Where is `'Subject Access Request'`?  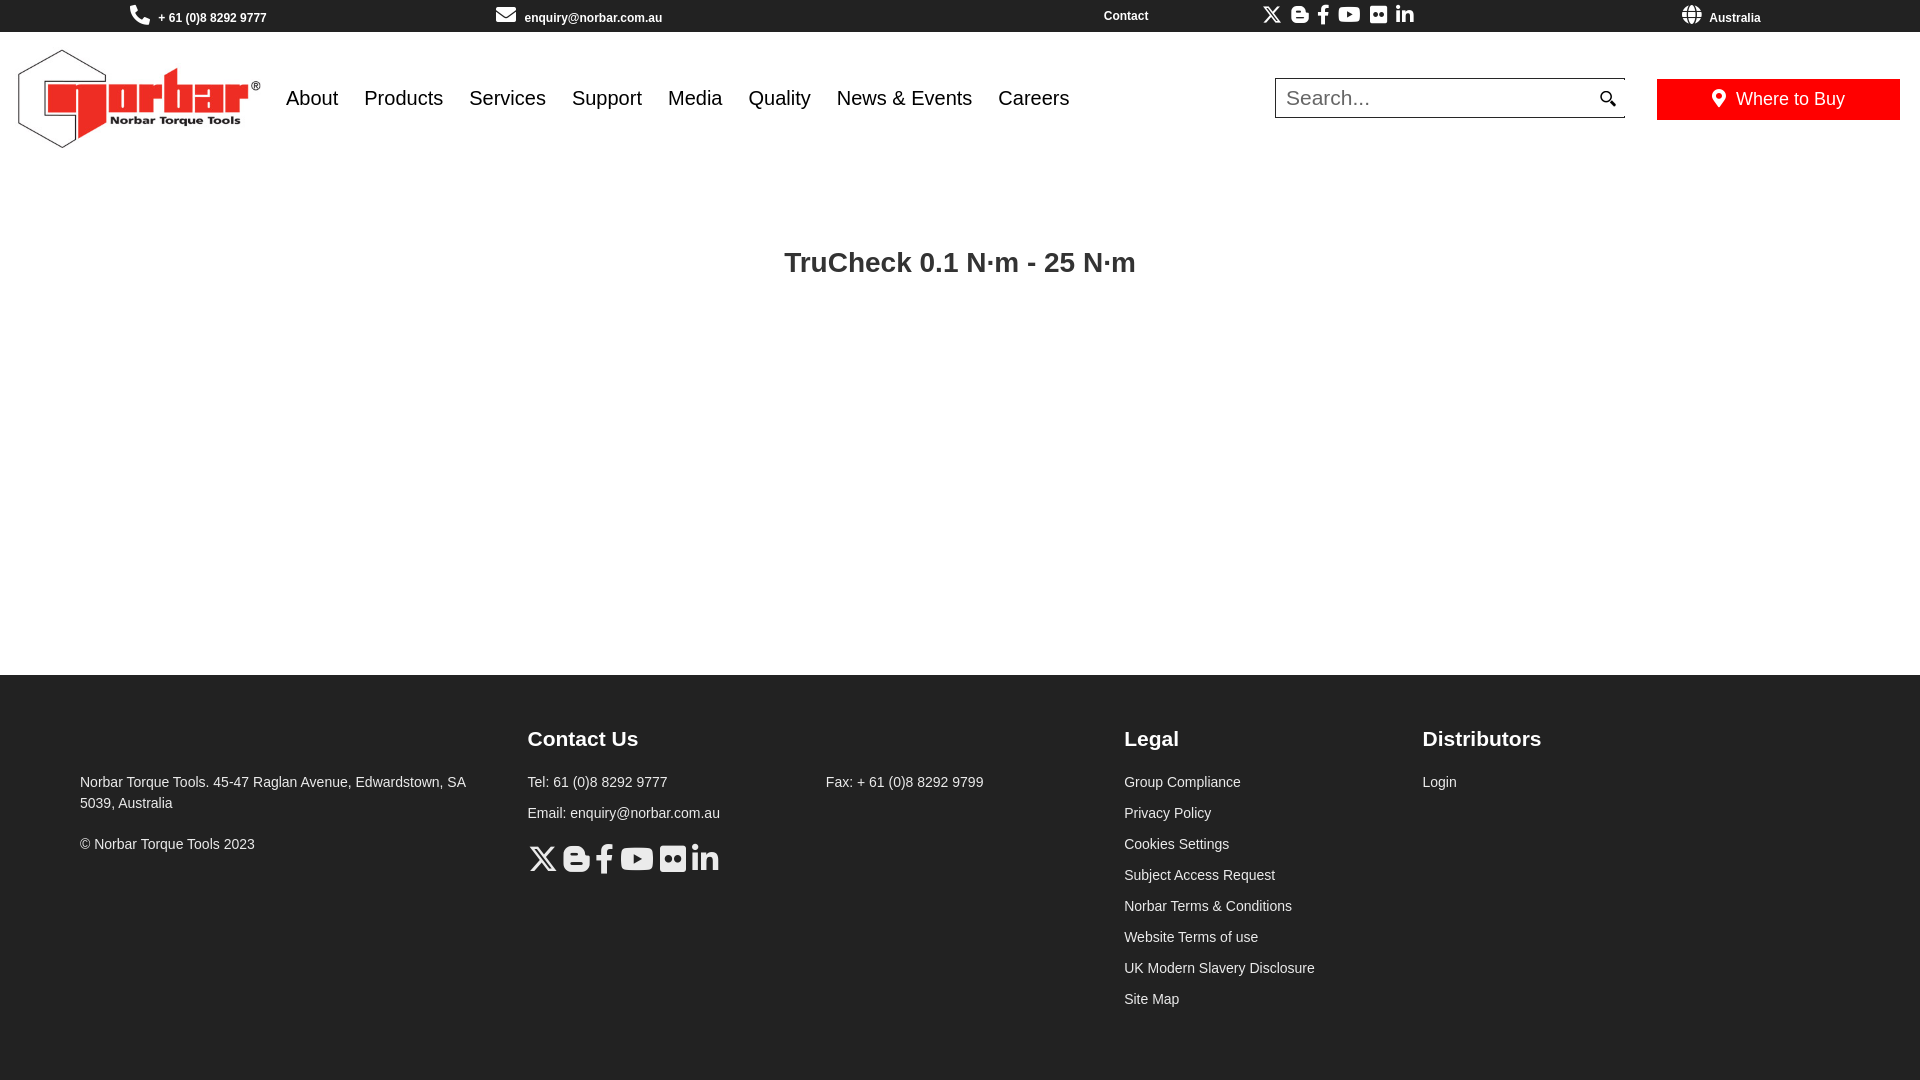 'Subject Access Request' is located at coordinates (1199, 874).